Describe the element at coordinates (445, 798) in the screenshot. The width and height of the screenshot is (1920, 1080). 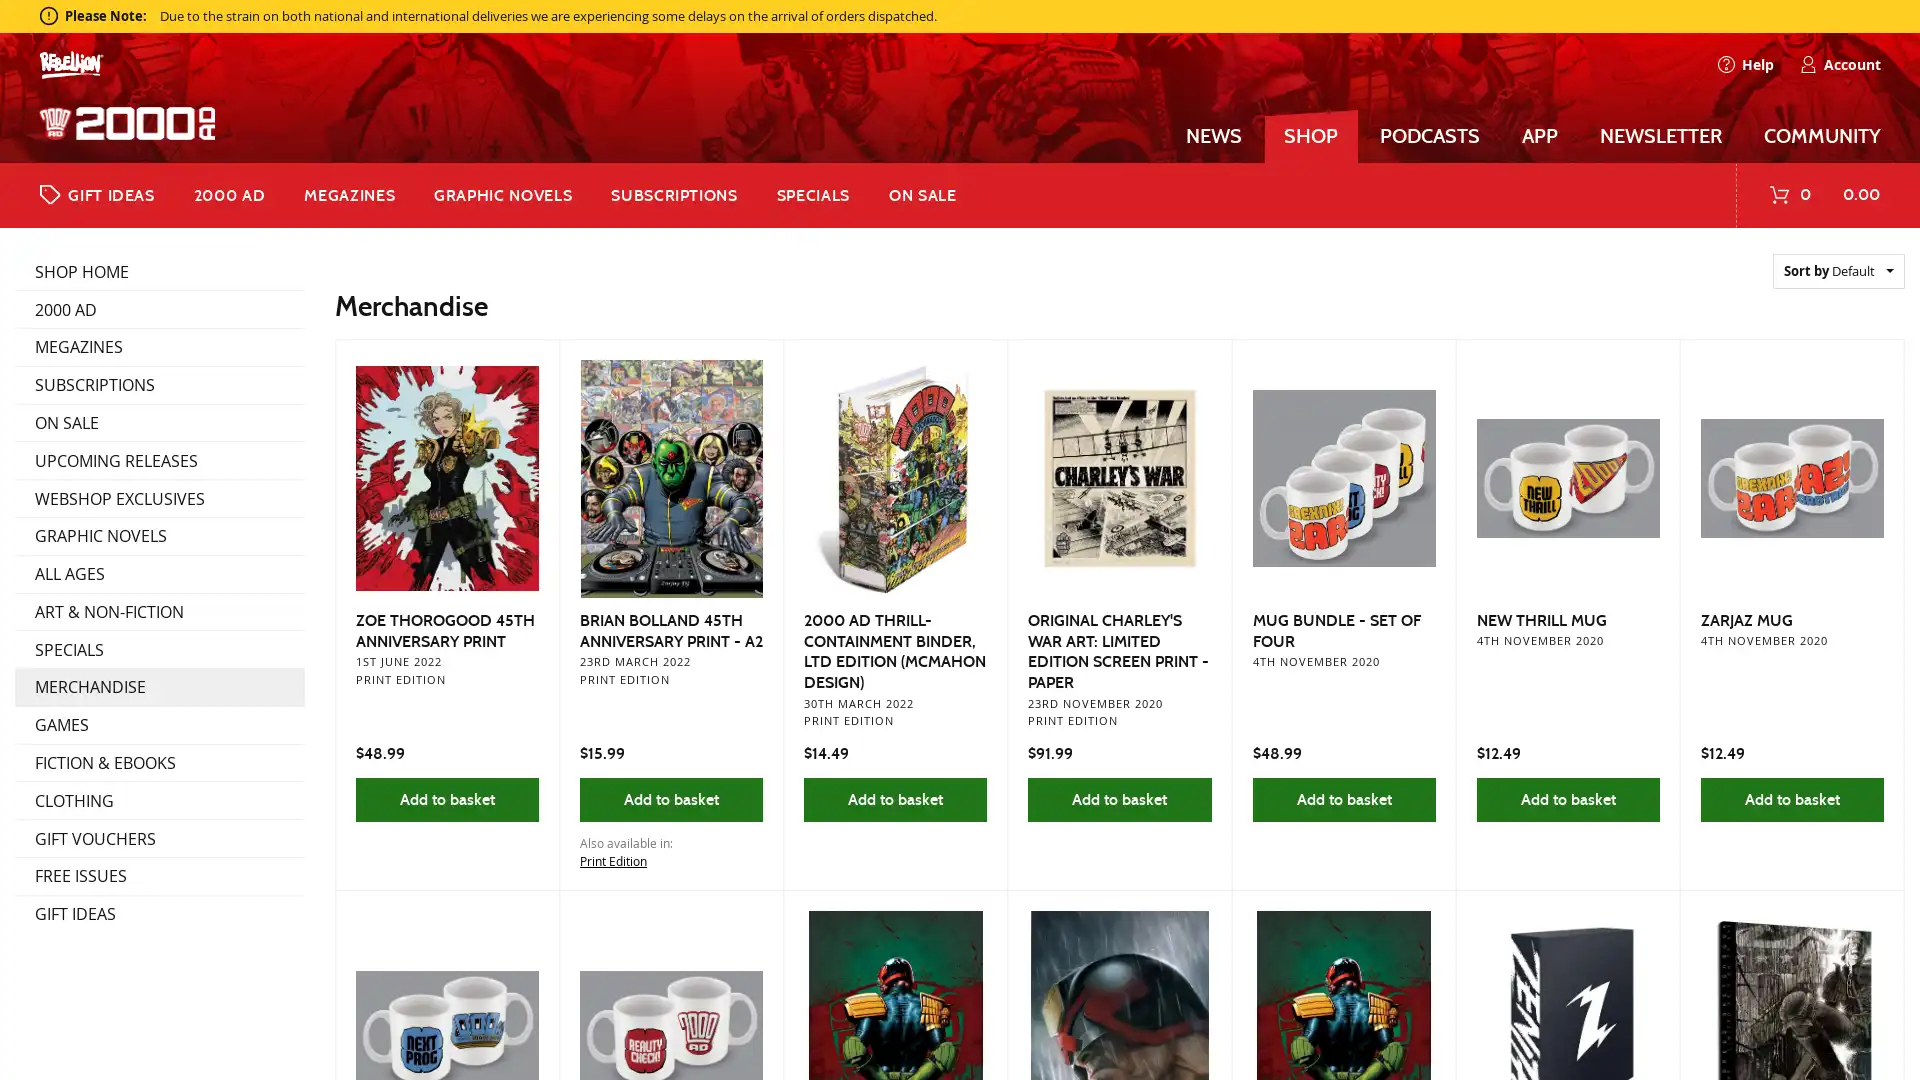
I see `Add to basket` at that location.